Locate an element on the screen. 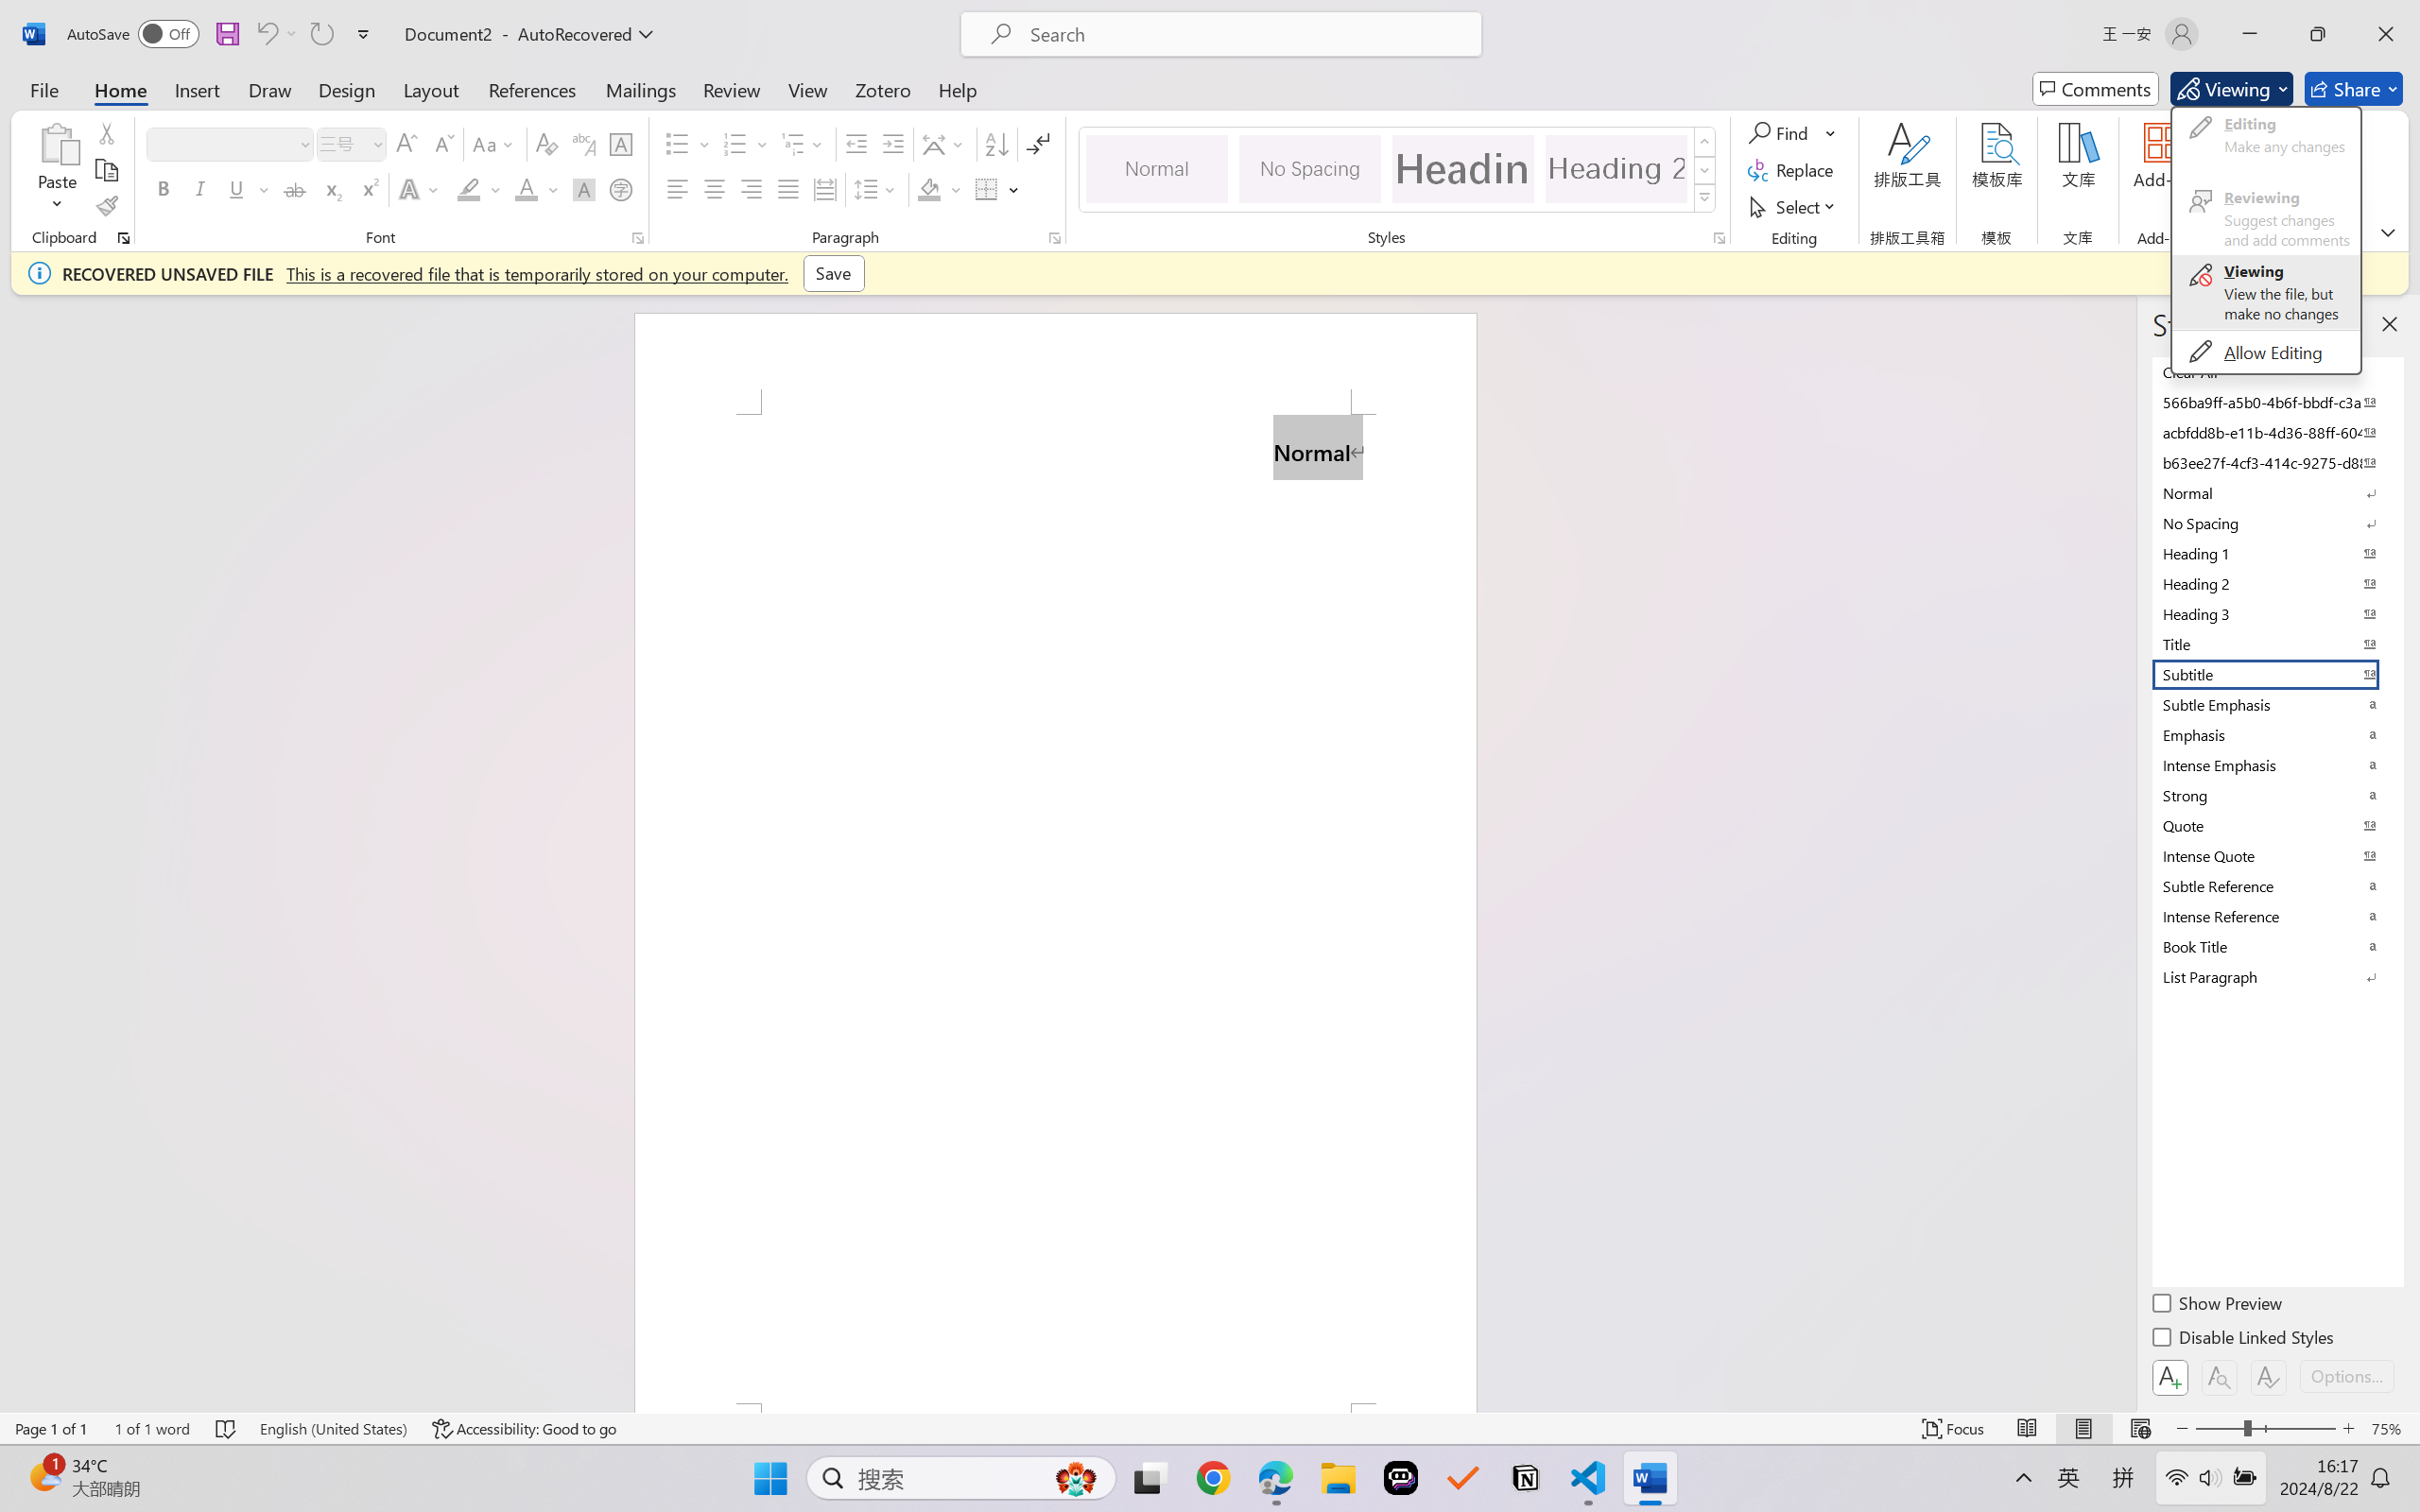  'Format Painter' is located at coordinates (105, 207).